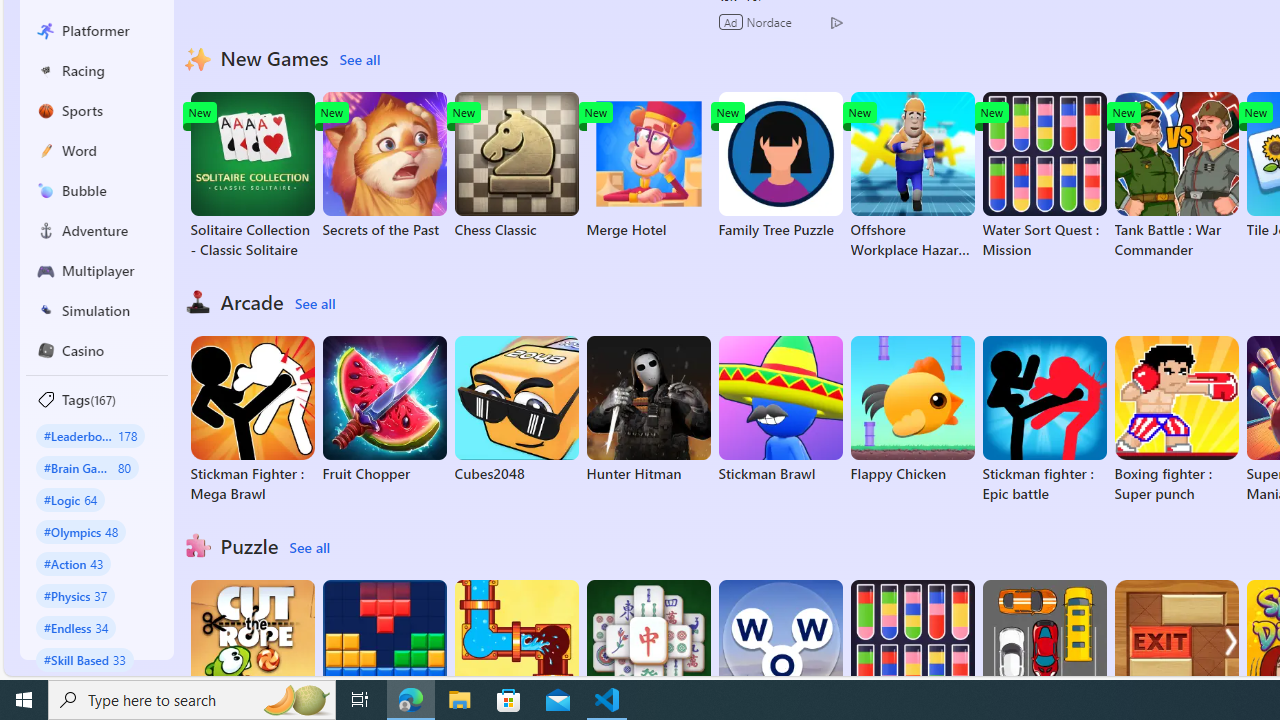 Image resolution: width=1280 pixels, height=720 pixels. What do you see at coordinates (1043, 175) in the screenshot?
I see `'Water Sort Quest : Mission'` at bounding box center [1043, 175].